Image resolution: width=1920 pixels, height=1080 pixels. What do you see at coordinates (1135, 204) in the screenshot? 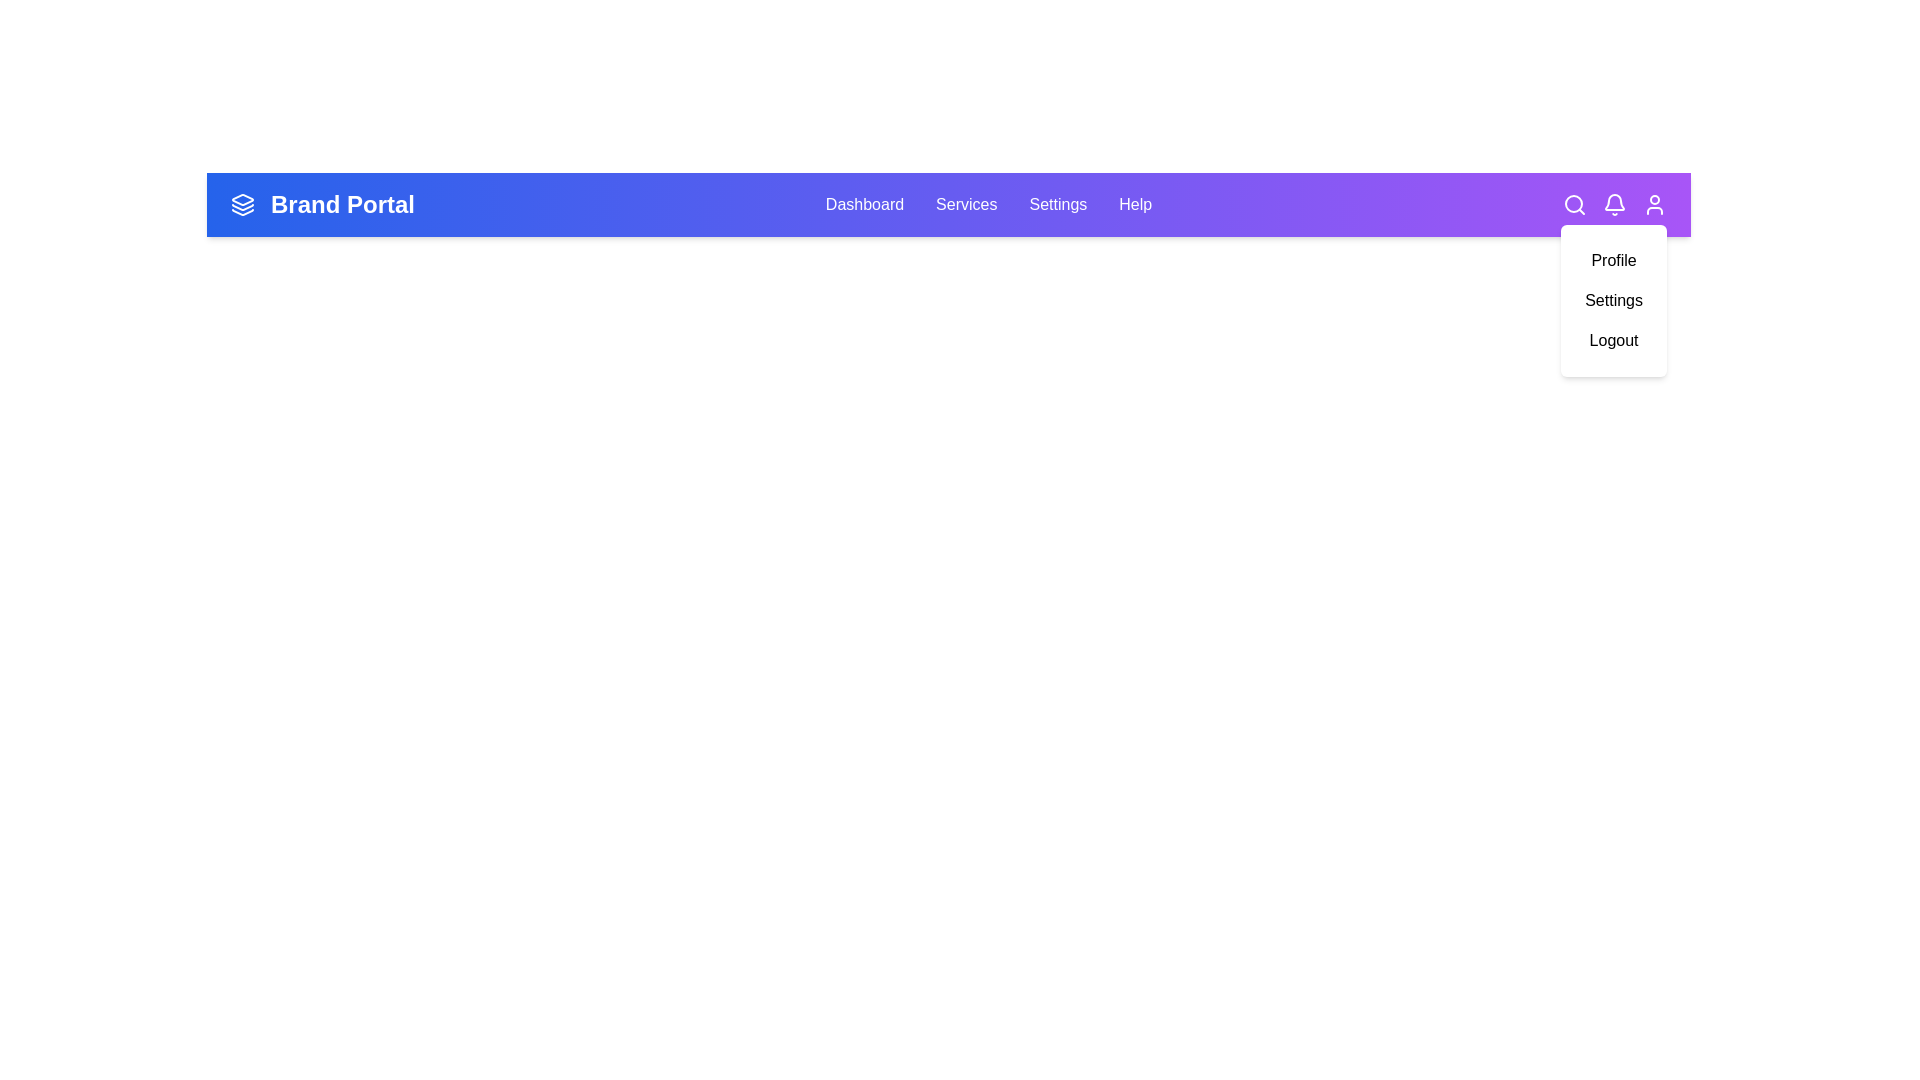
I see `the fourth hyperlink in the top-right of the gradient navigation bar` at bounding box center [1135, 204].